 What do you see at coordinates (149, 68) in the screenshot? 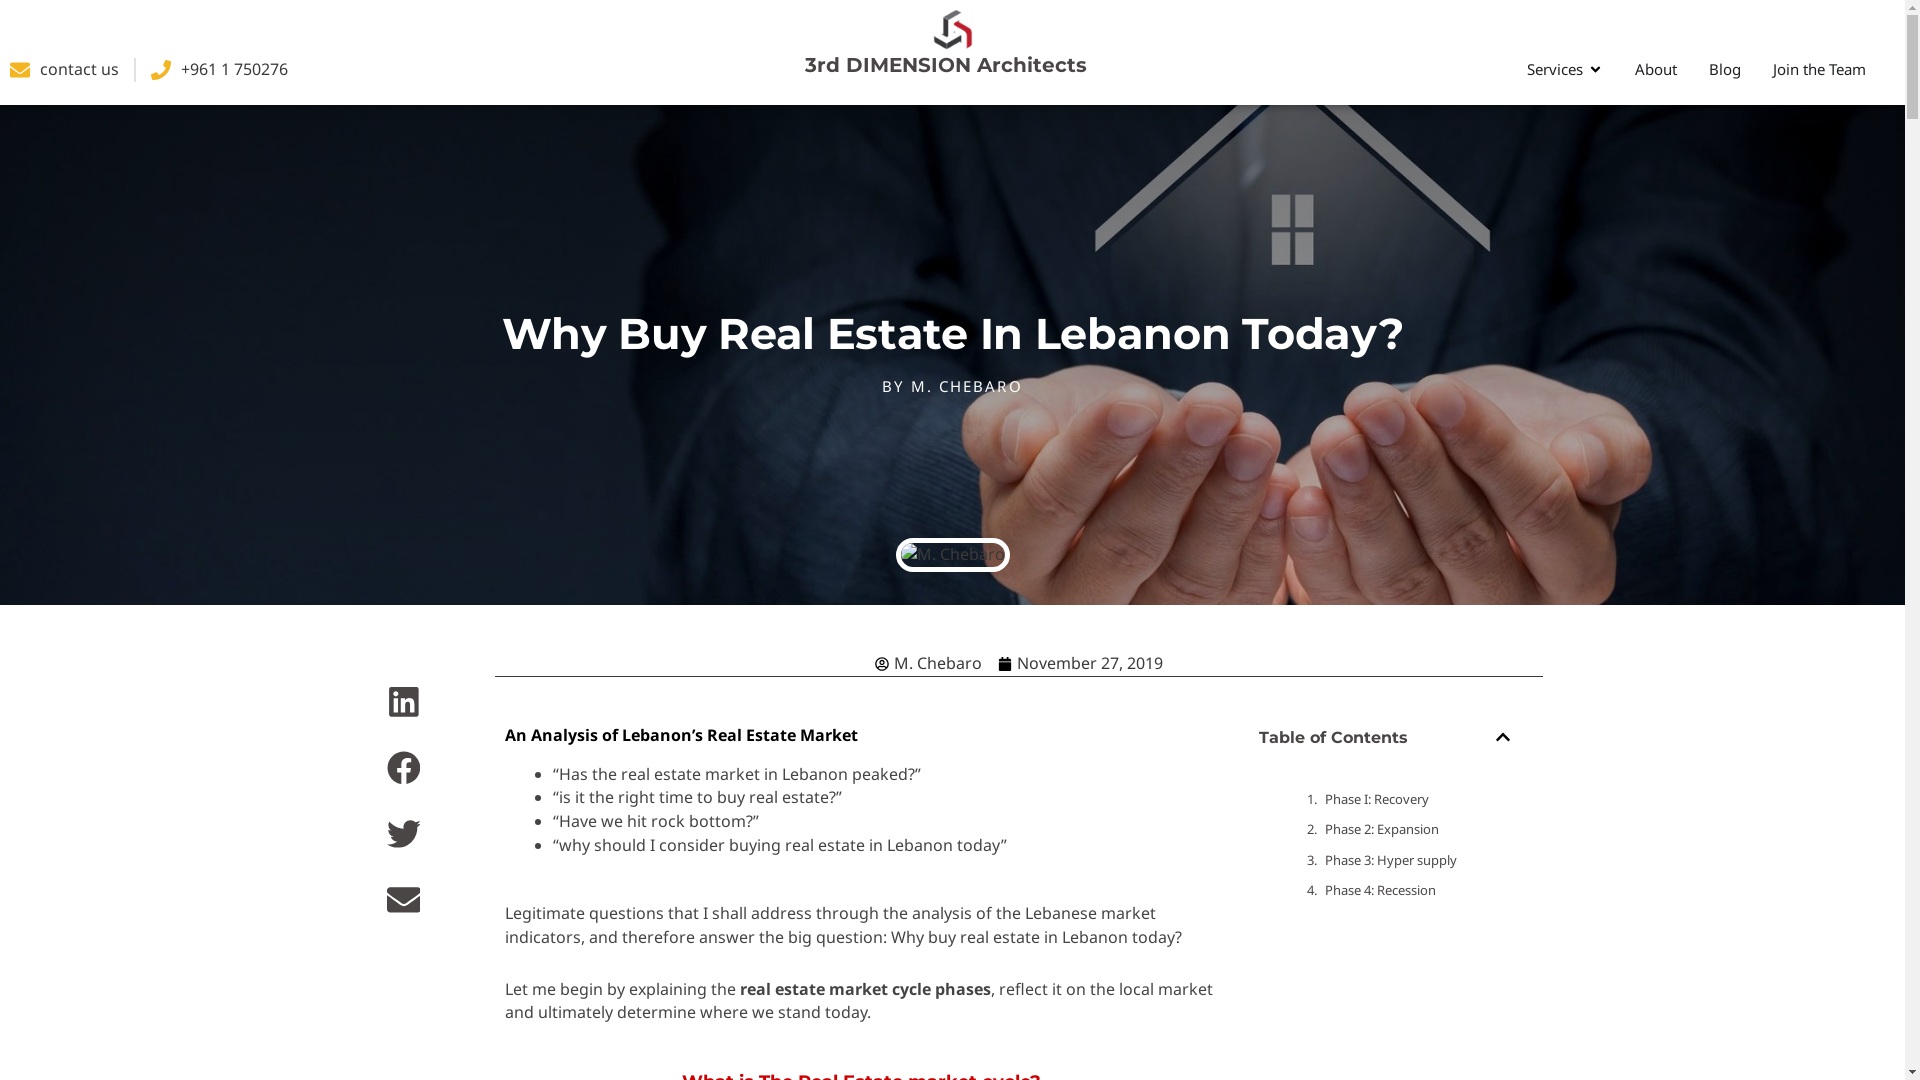
I see `'+961 1 750276'` at bounding box center [149, 68].